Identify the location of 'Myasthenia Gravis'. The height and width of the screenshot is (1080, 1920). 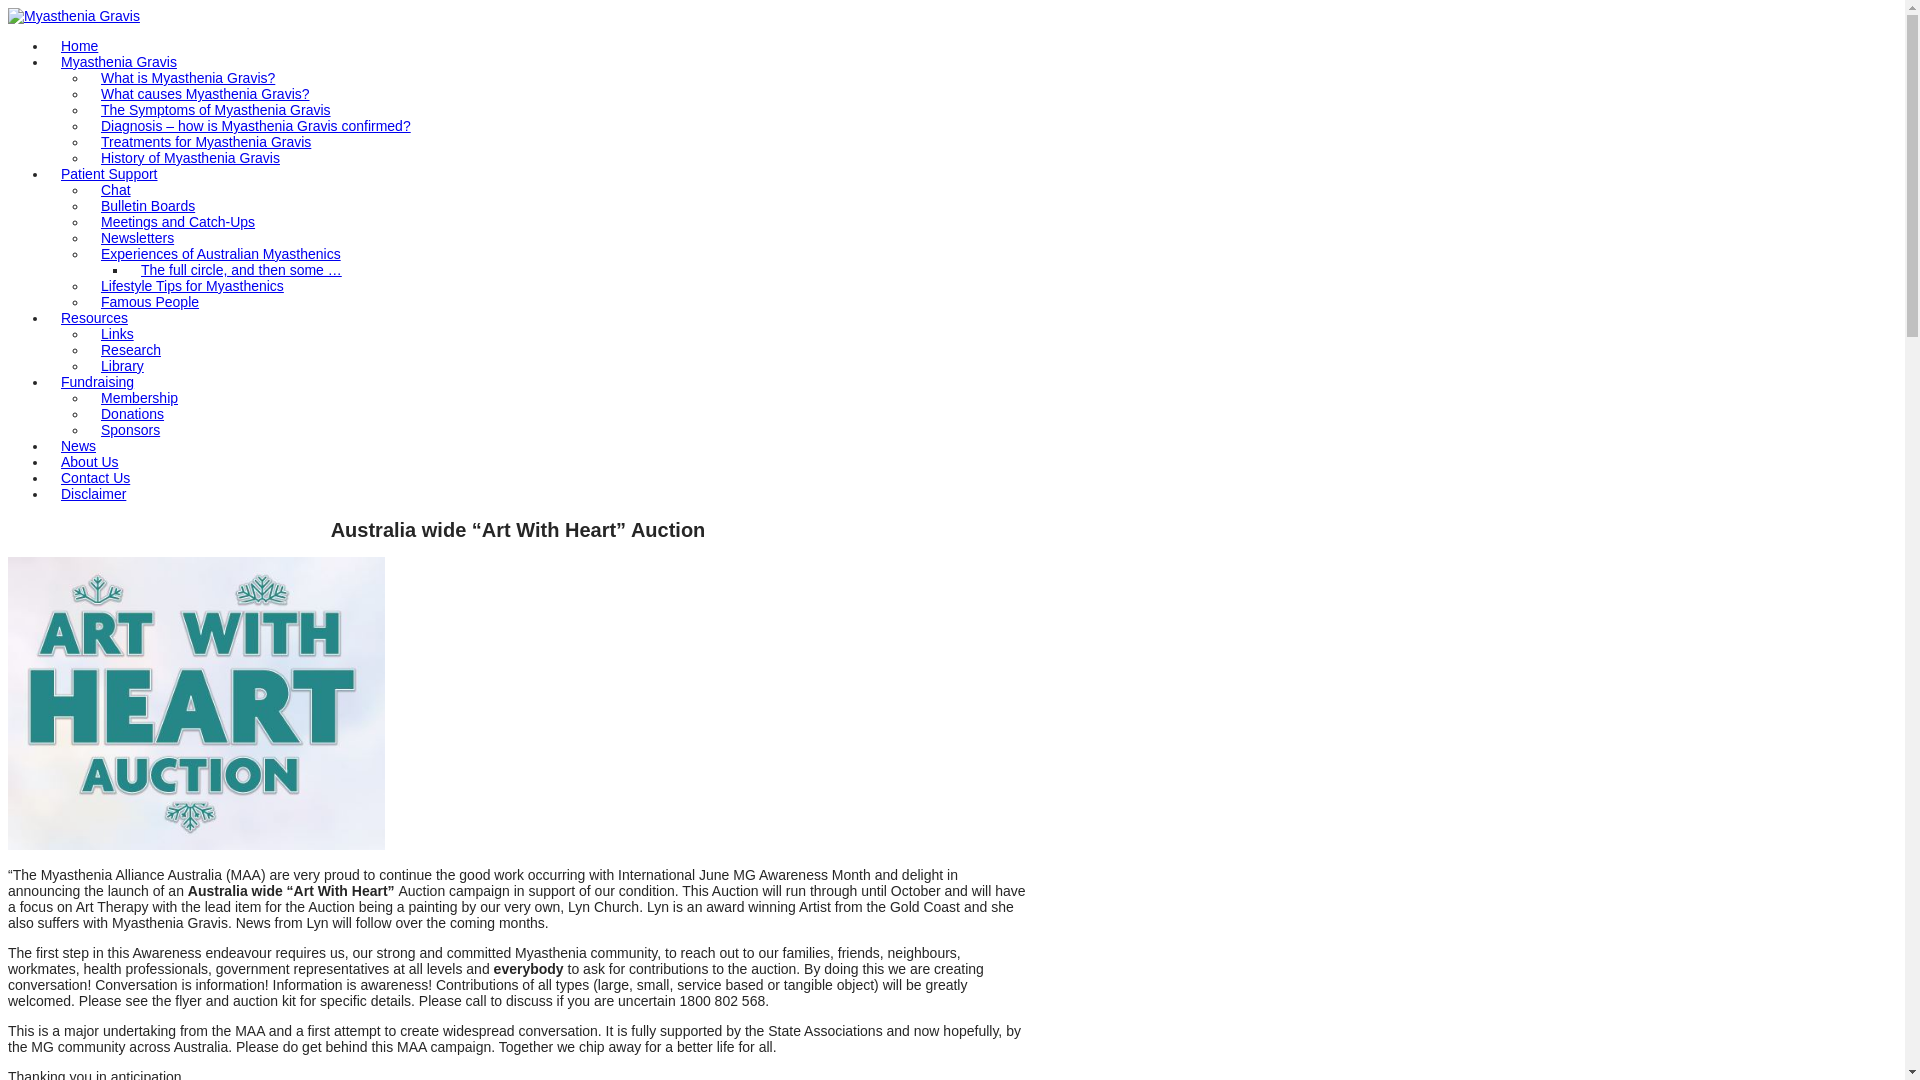
(118, 60).